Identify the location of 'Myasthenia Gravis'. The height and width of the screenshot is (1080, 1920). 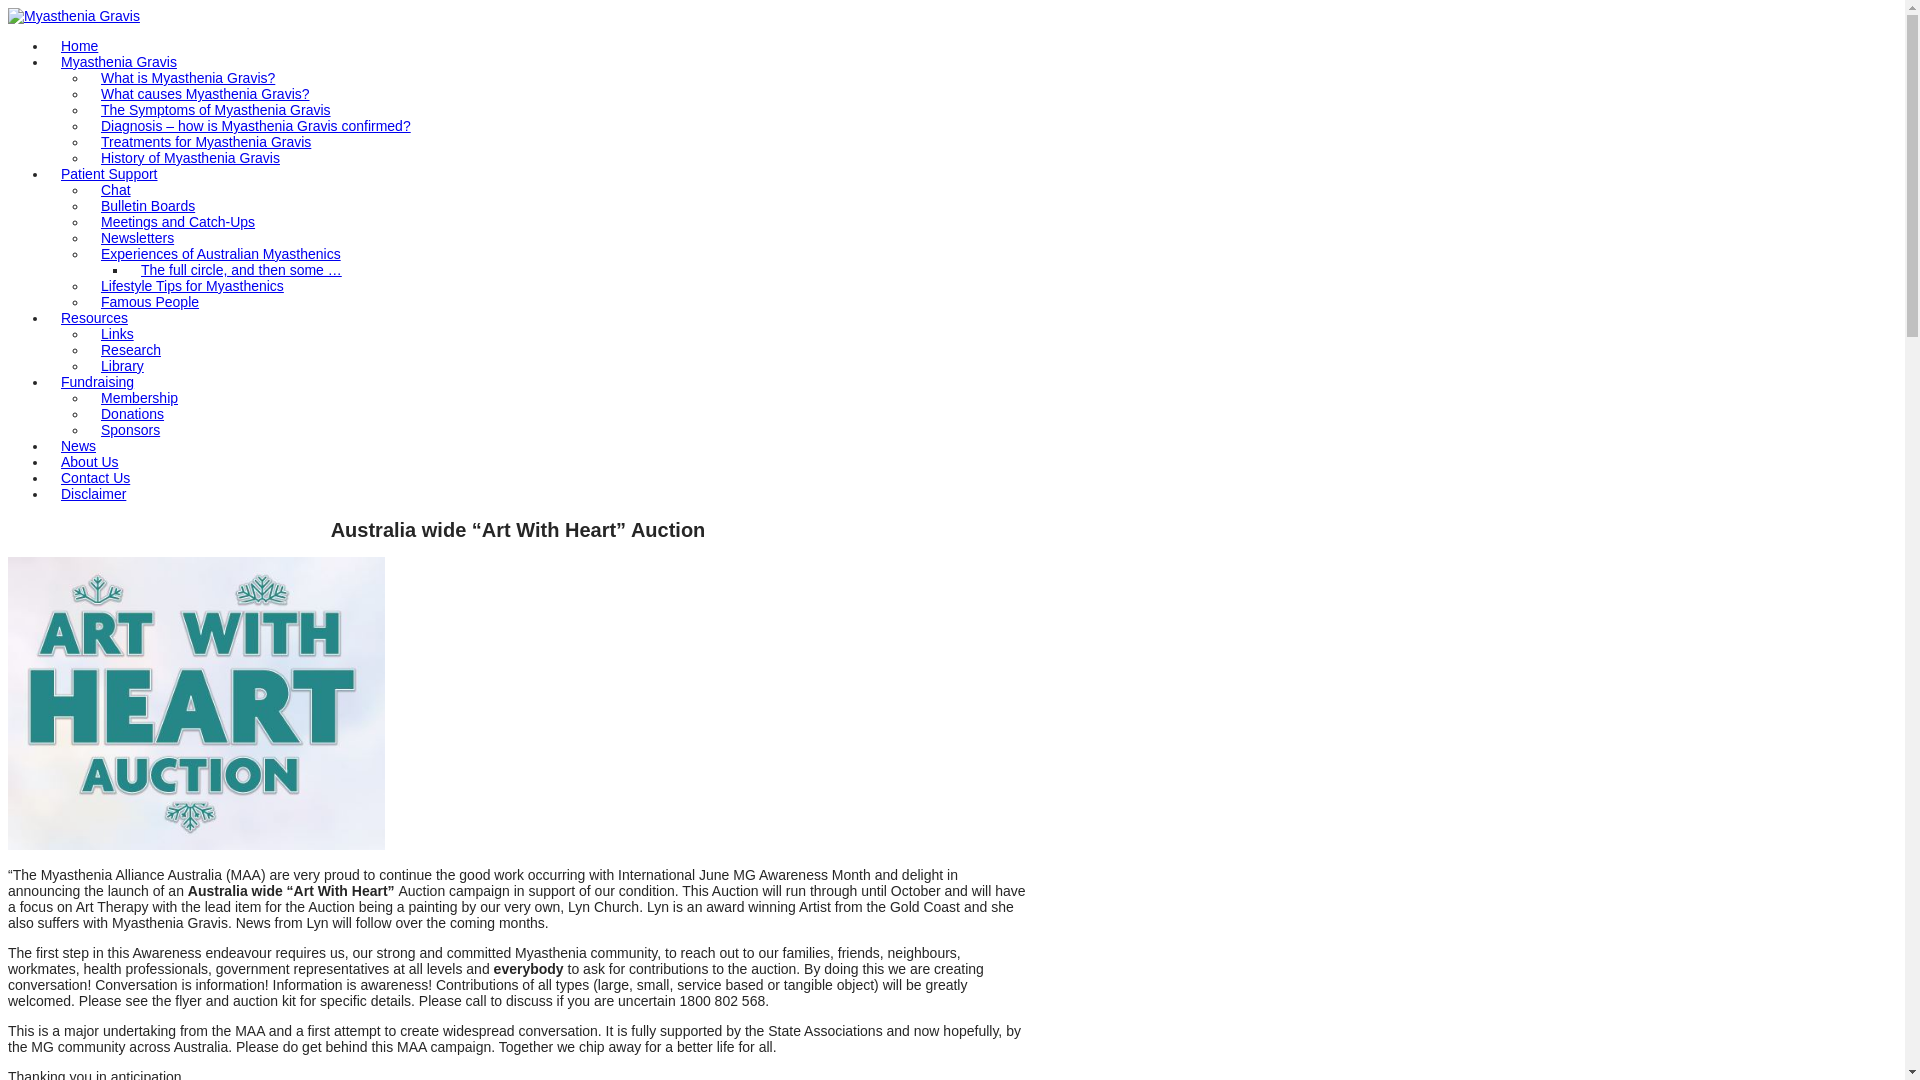
(118, 60).